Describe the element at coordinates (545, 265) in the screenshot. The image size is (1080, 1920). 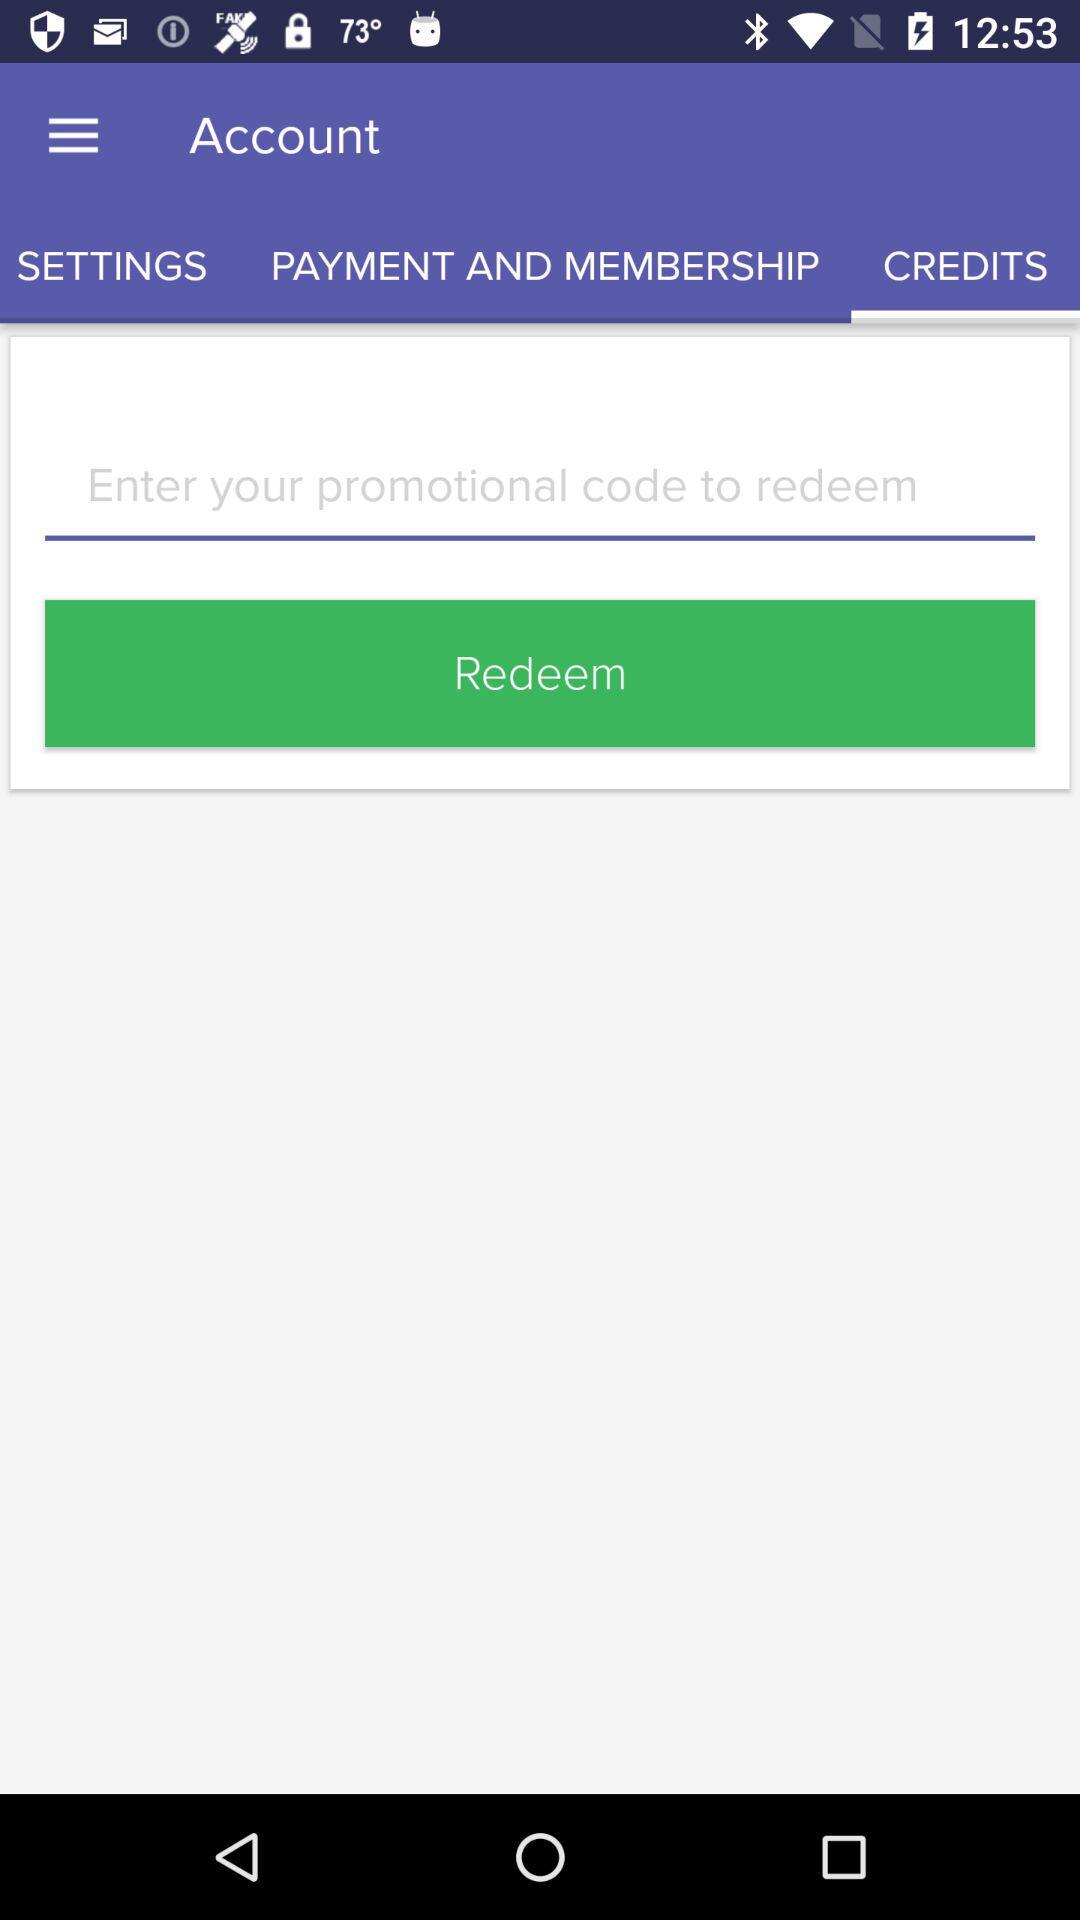
I see `the item next to settings item` at that location.